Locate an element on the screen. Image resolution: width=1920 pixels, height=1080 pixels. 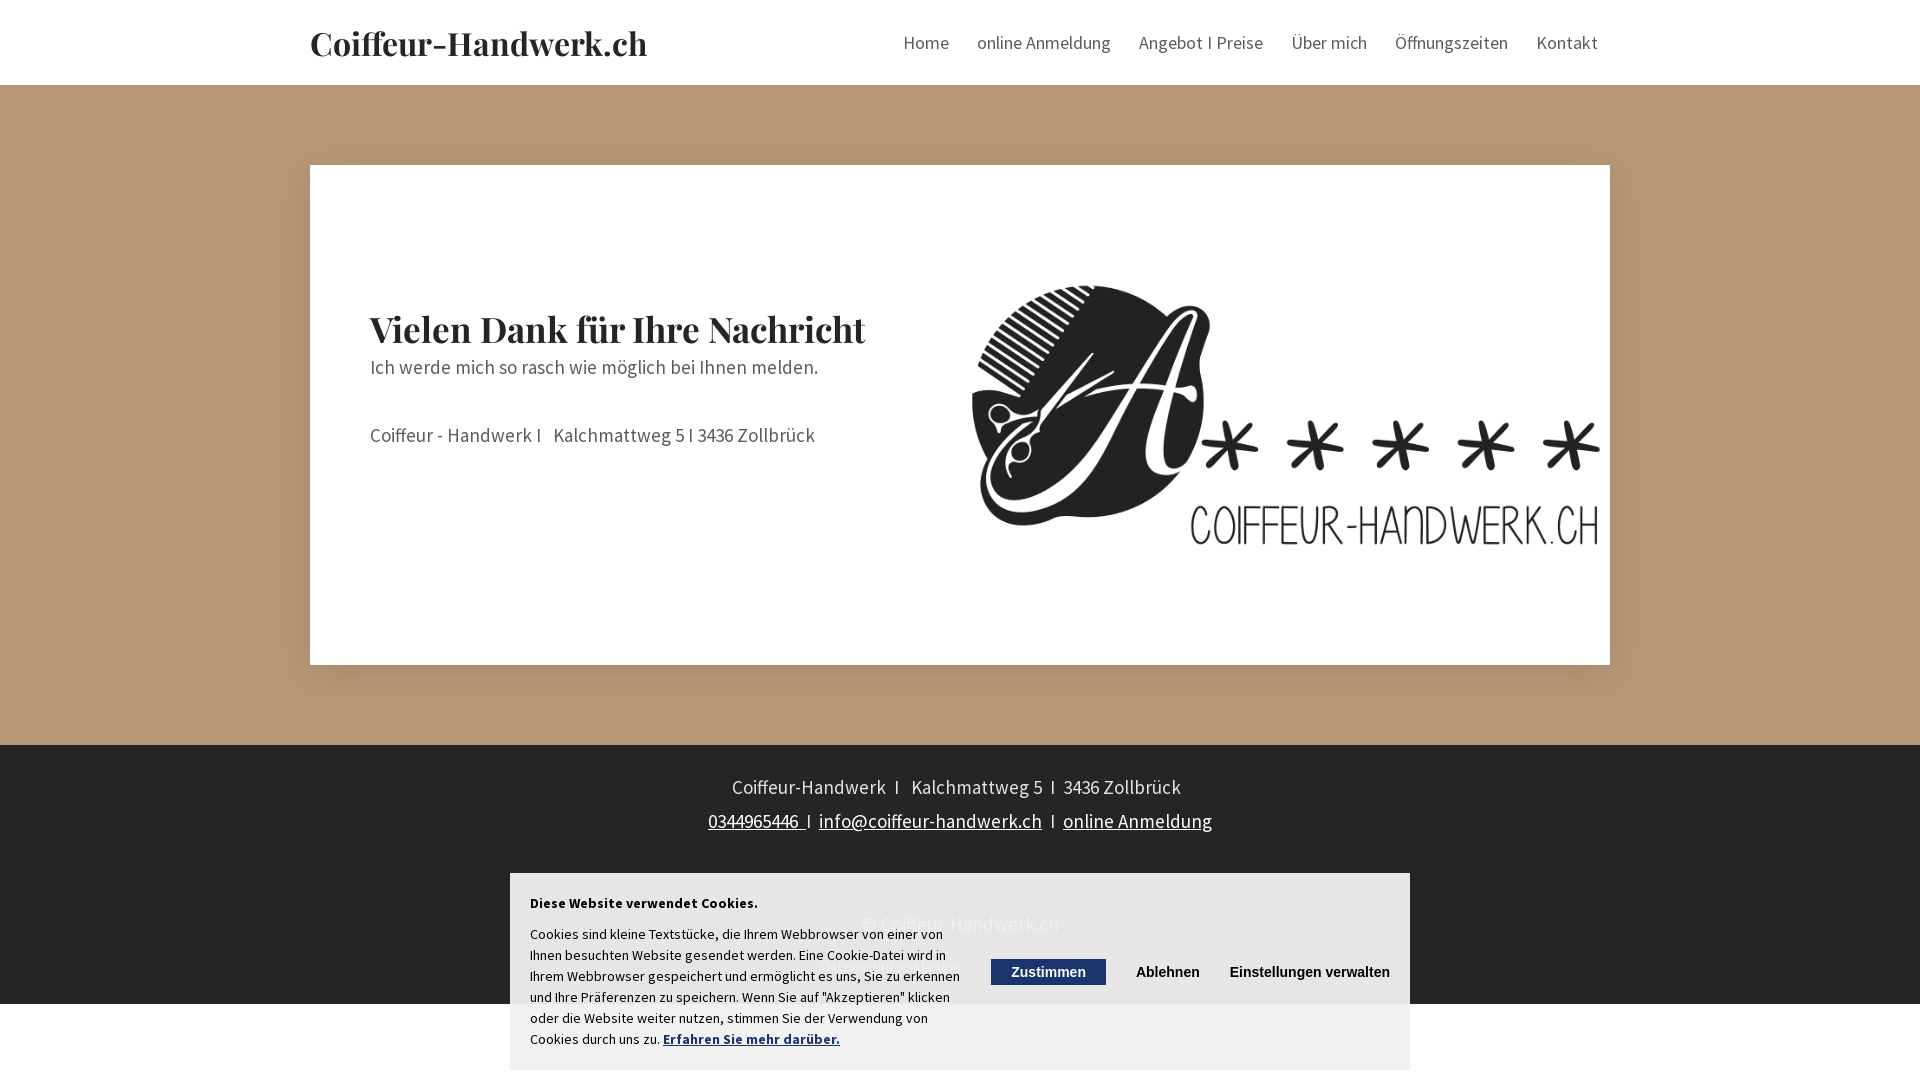
'Kontakt' is located at coordinates (1522, 42).